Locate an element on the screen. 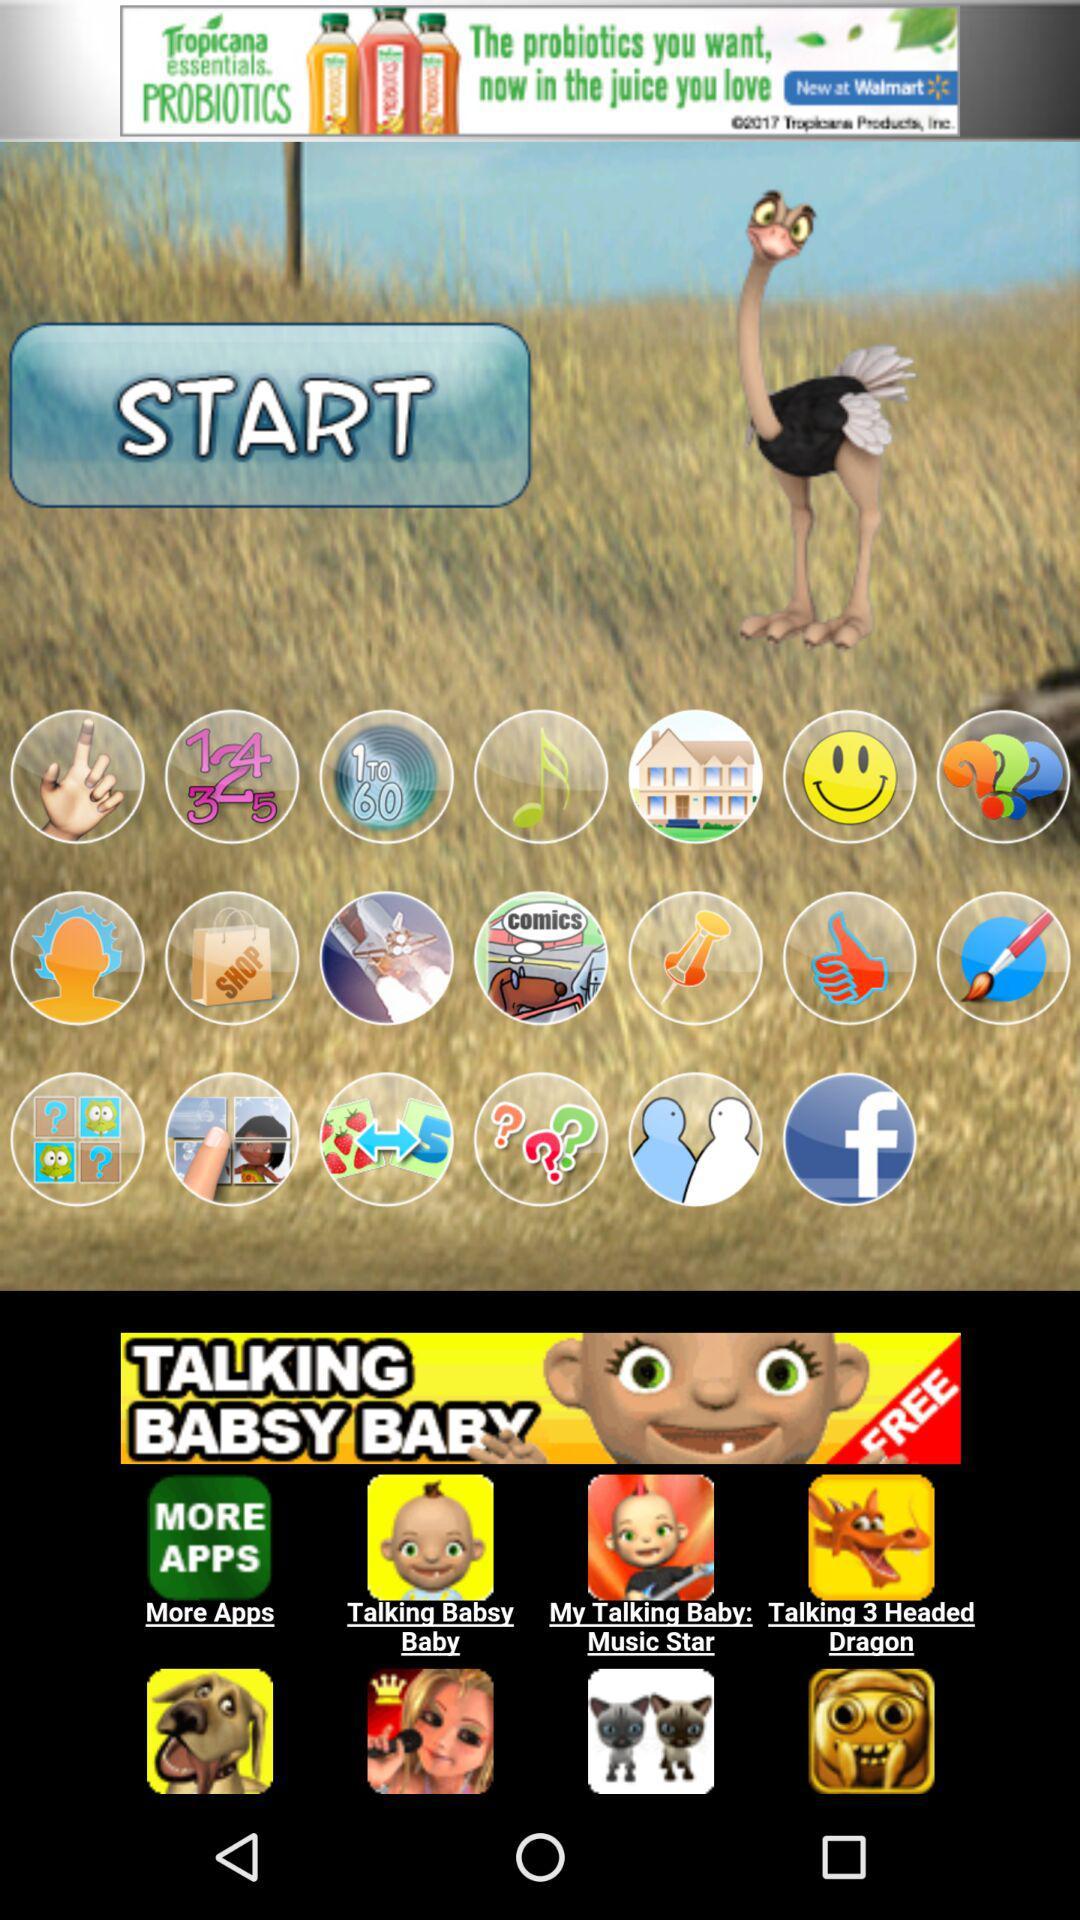  the cart icon is located at coordinates (230, 1025).